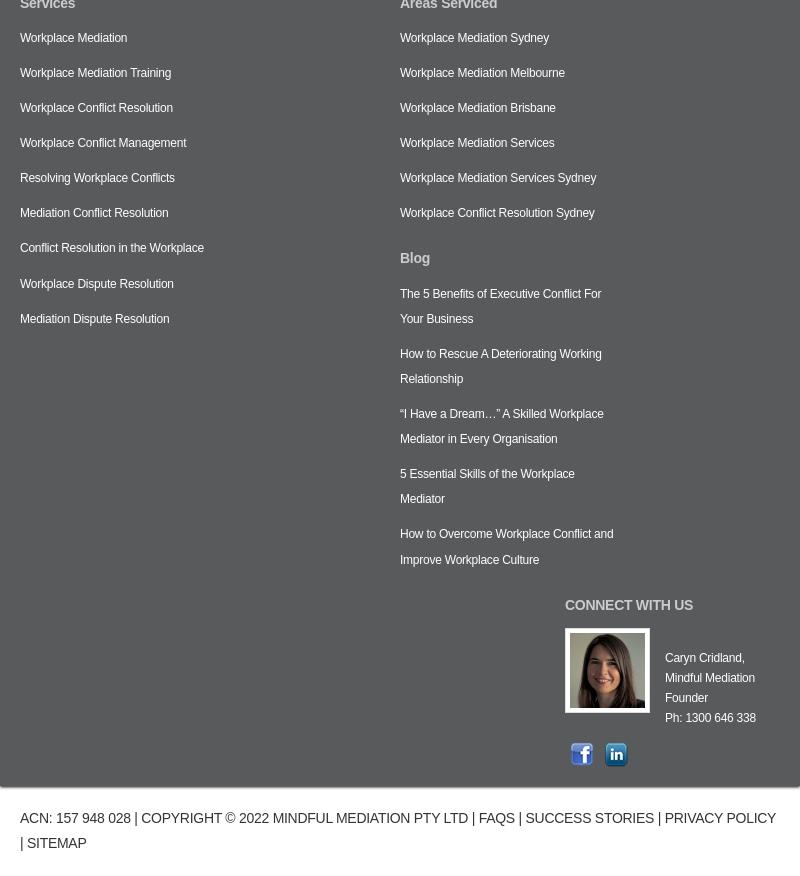 The image size is (800, 876). What do you see at coordinates (96, 108) in the screenshot?
I see `'Workplace Conflict Resolution'` at bounding box center [96, 108].